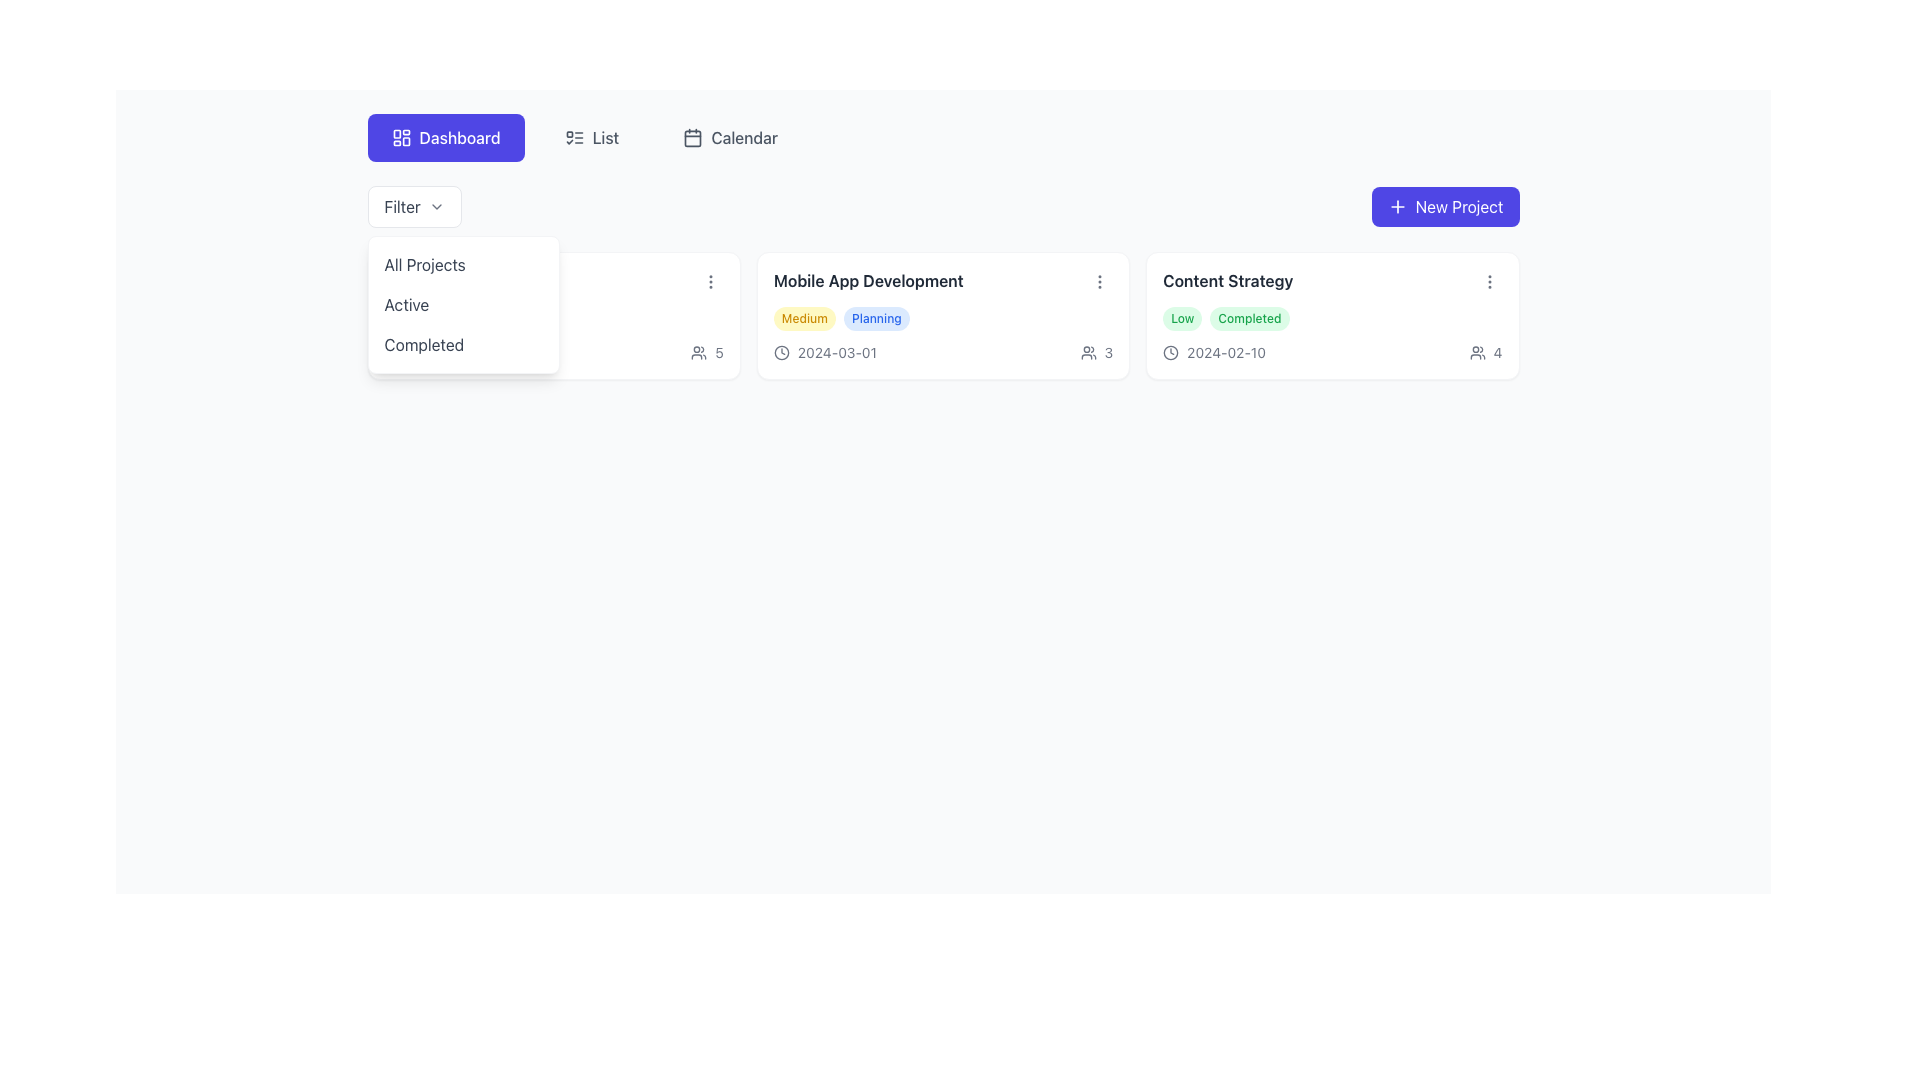  I want to click on text of the label within the 'New Project' button located in the top-right corner of the interface, so click(1459, 207).